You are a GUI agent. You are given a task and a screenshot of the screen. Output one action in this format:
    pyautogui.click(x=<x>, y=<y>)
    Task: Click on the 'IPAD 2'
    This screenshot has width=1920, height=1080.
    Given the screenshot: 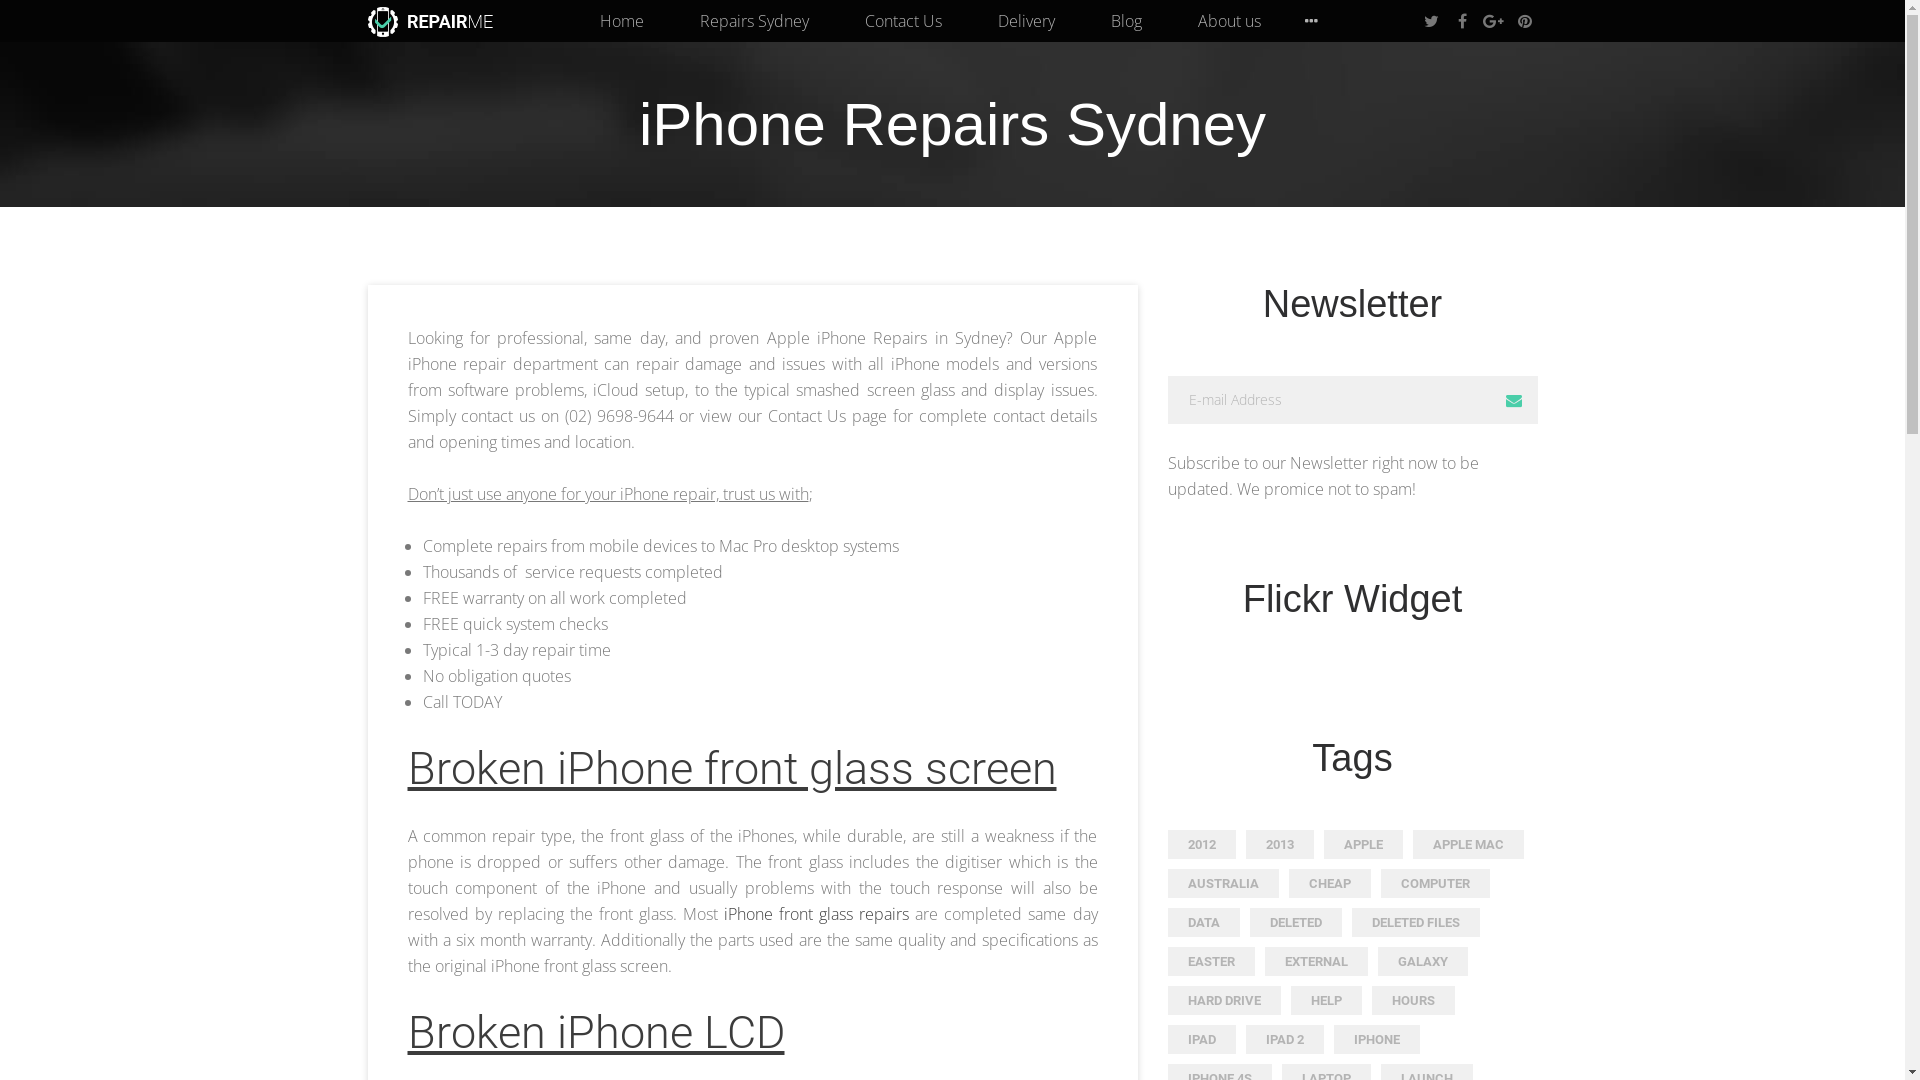 What is the action you would take?
    pyautogui.click(x=1285, y=1038)
    